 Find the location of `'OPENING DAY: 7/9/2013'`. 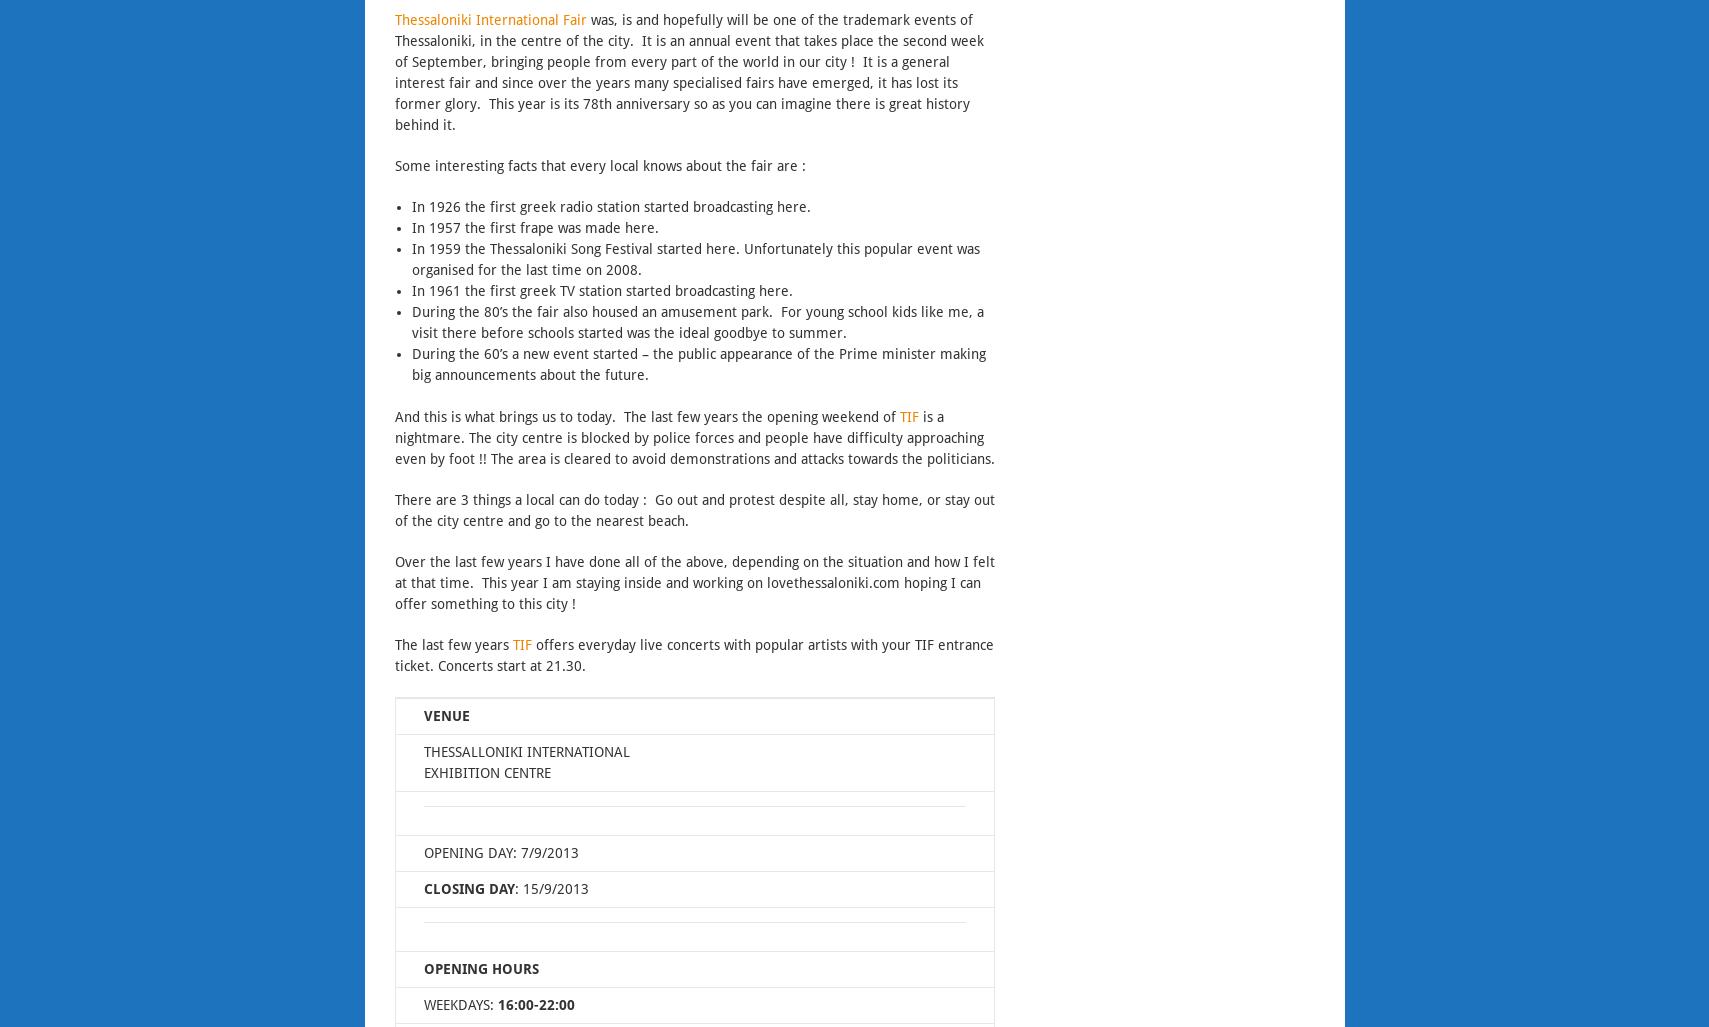

'OPENING DAY: 7/9/2013' is located at coordinates (499, 853).